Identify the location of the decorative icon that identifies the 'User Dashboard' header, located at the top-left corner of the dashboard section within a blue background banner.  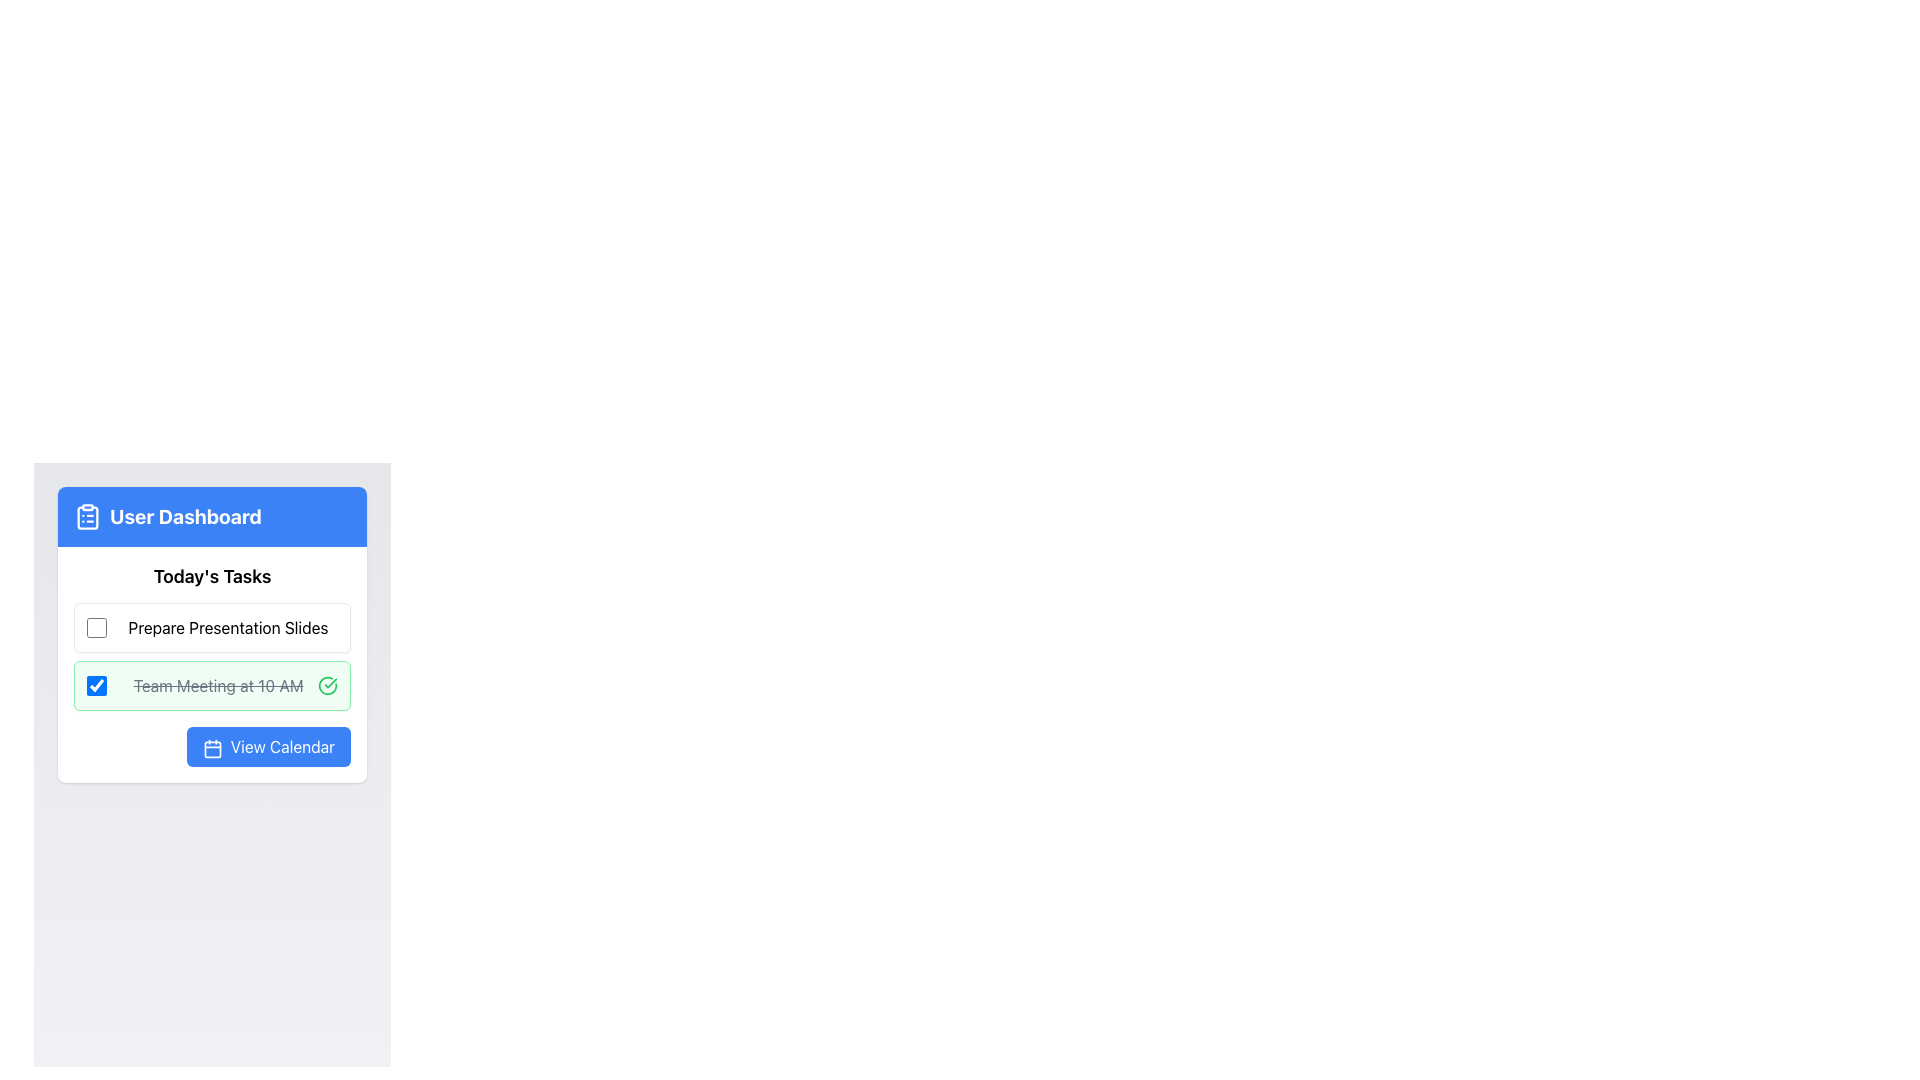
(86, 516).